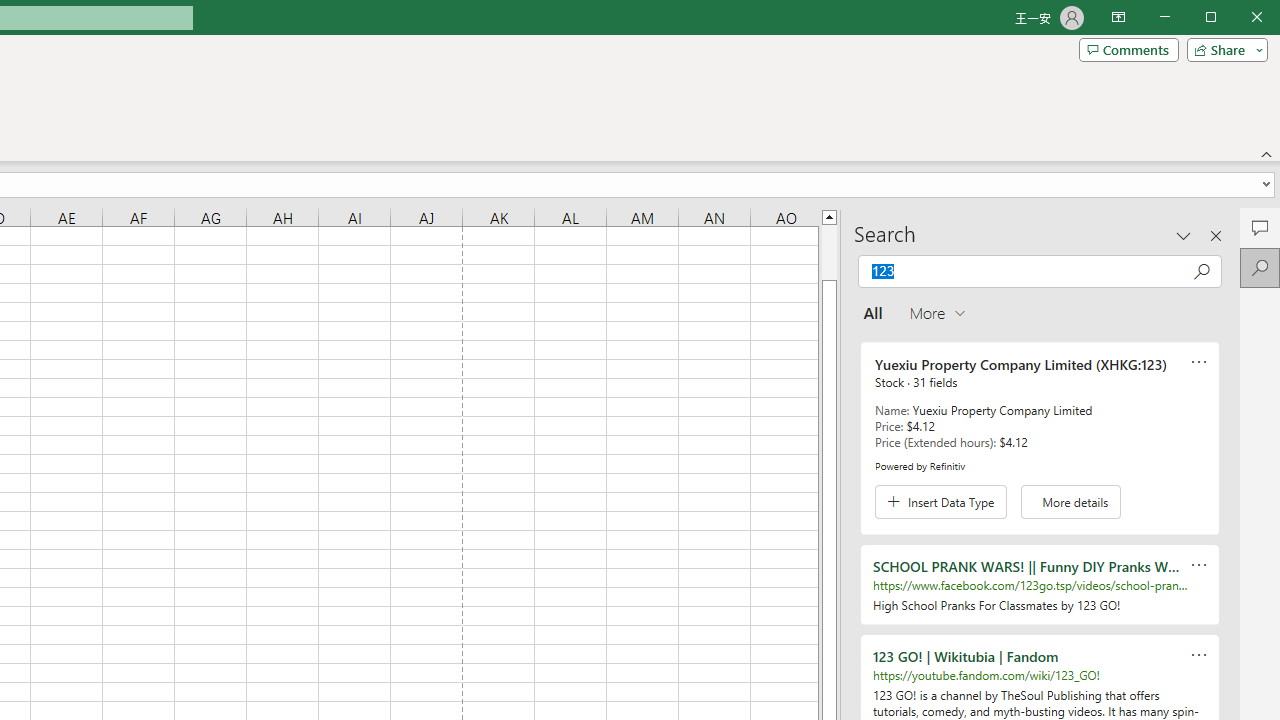 Image resolution: width=1280 pixels, height=720 pixels. Describe the element at coordinates (1222, 49) in the screenshot. I see `'Share'` at that location.